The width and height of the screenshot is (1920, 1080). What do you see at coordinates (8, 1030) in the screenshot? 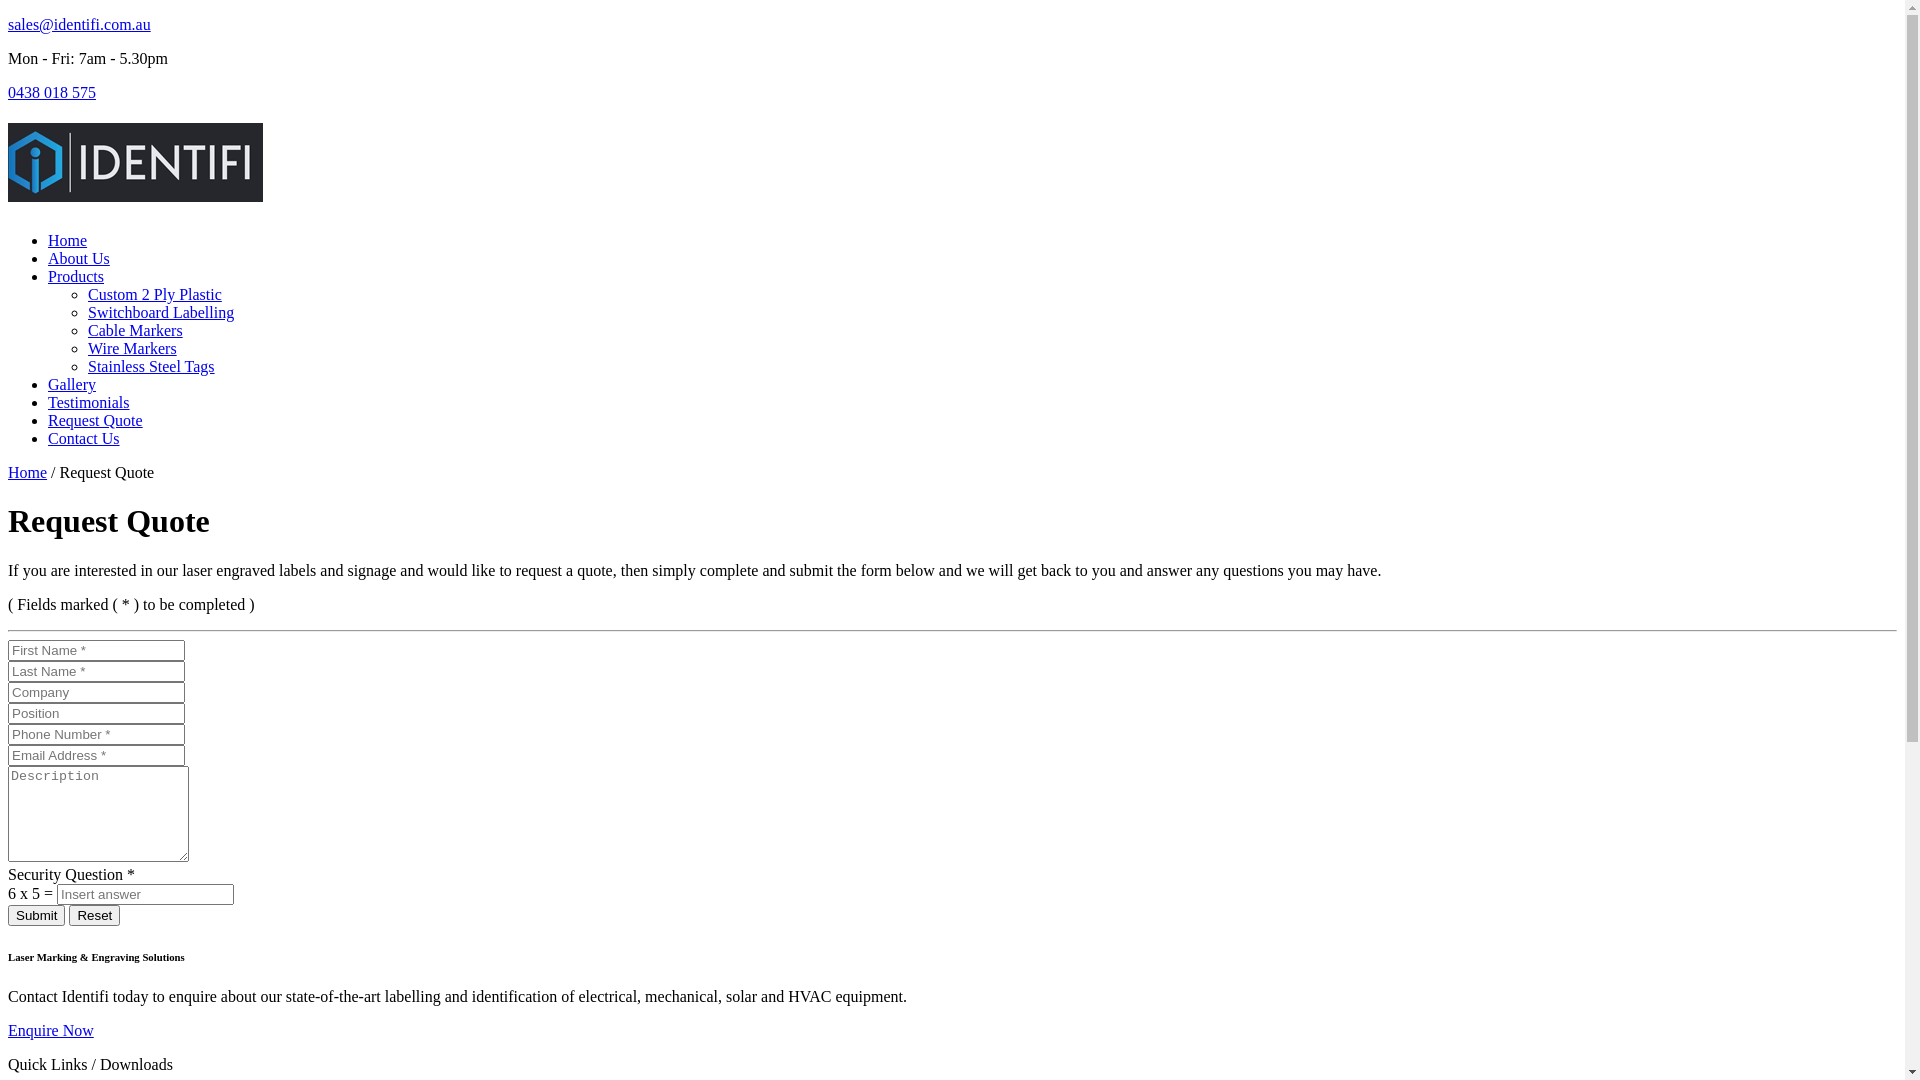
I see `'Enquire Now'` at bounding box center [8, 1030].